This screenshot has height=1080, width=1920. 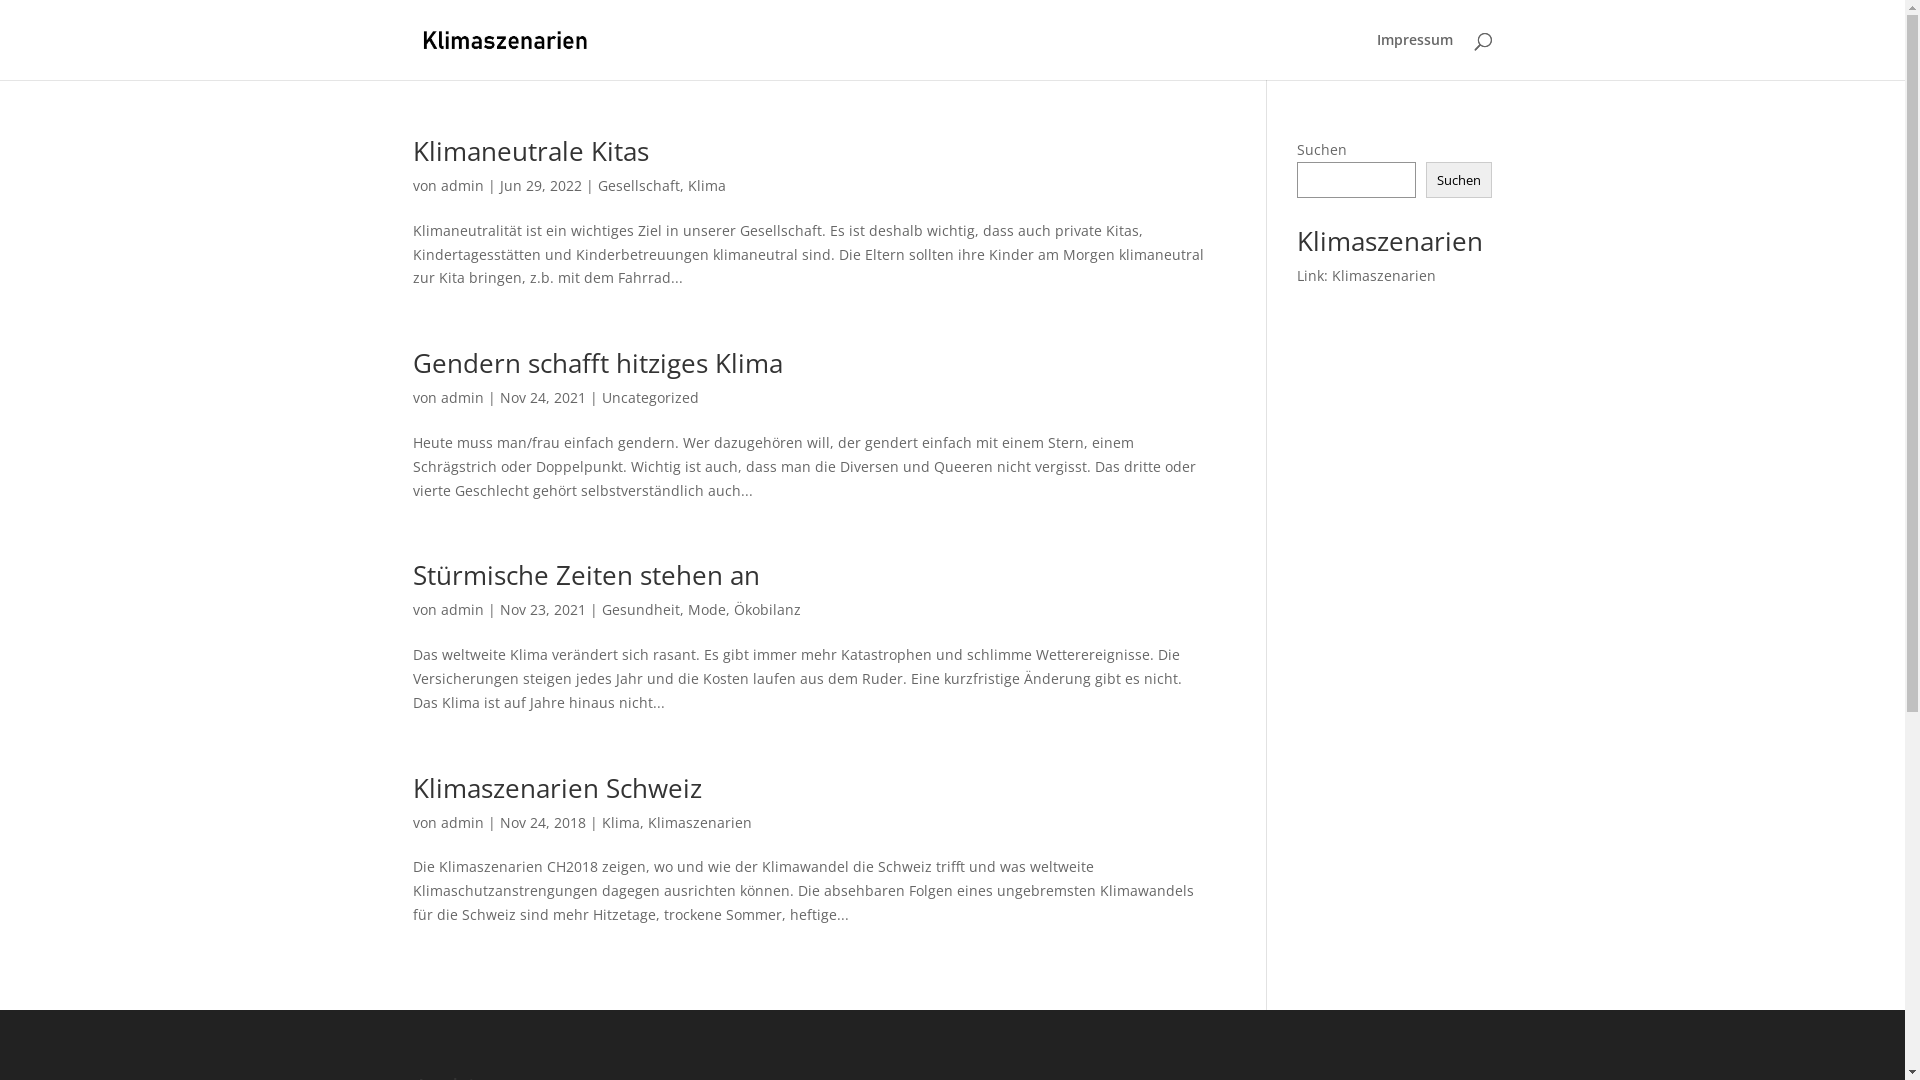 What do you see at coordinates (650, 397) in the screenshot?
I see `'Uncategorized'` at bounding box center [650, 397].